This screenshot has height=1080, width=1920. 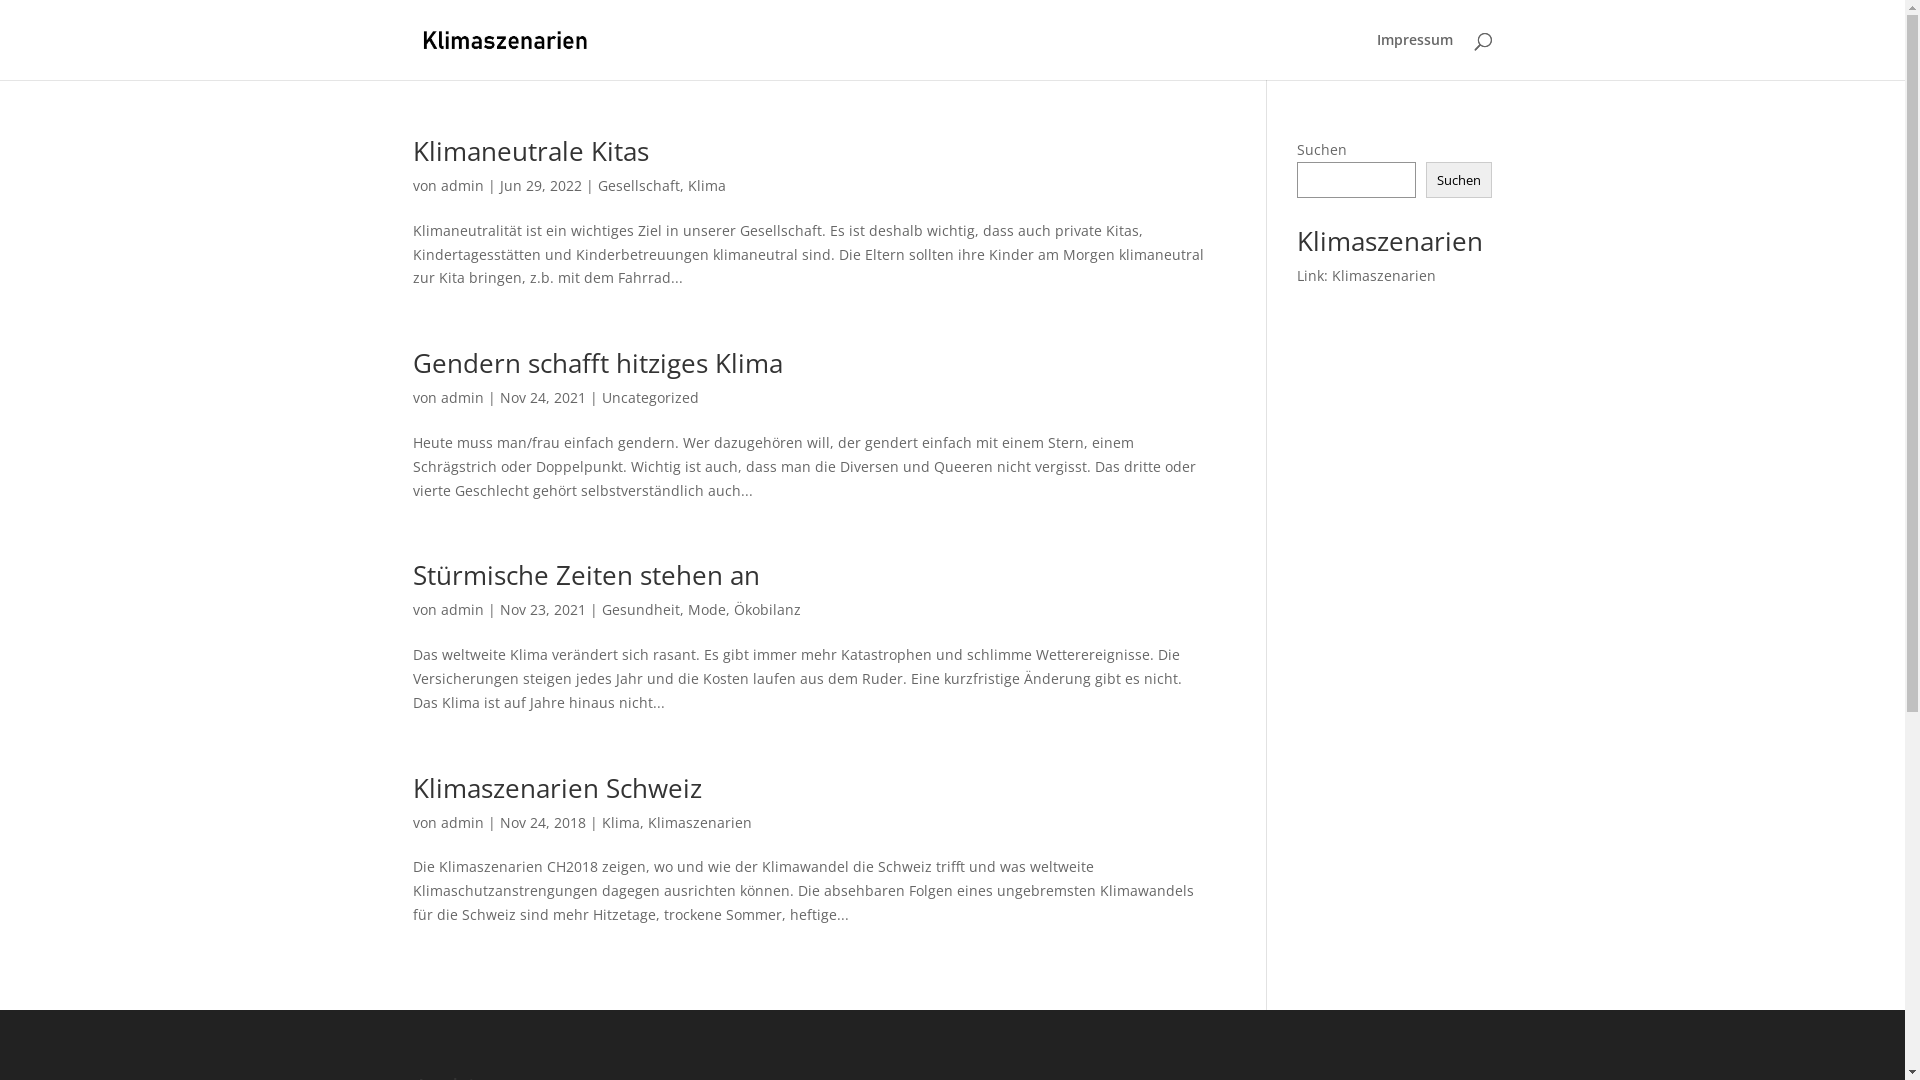 What do you see at coordinates (650, 397) in the screenshot?
I see `'Uncategorized'` at bounding box center [650, 397].